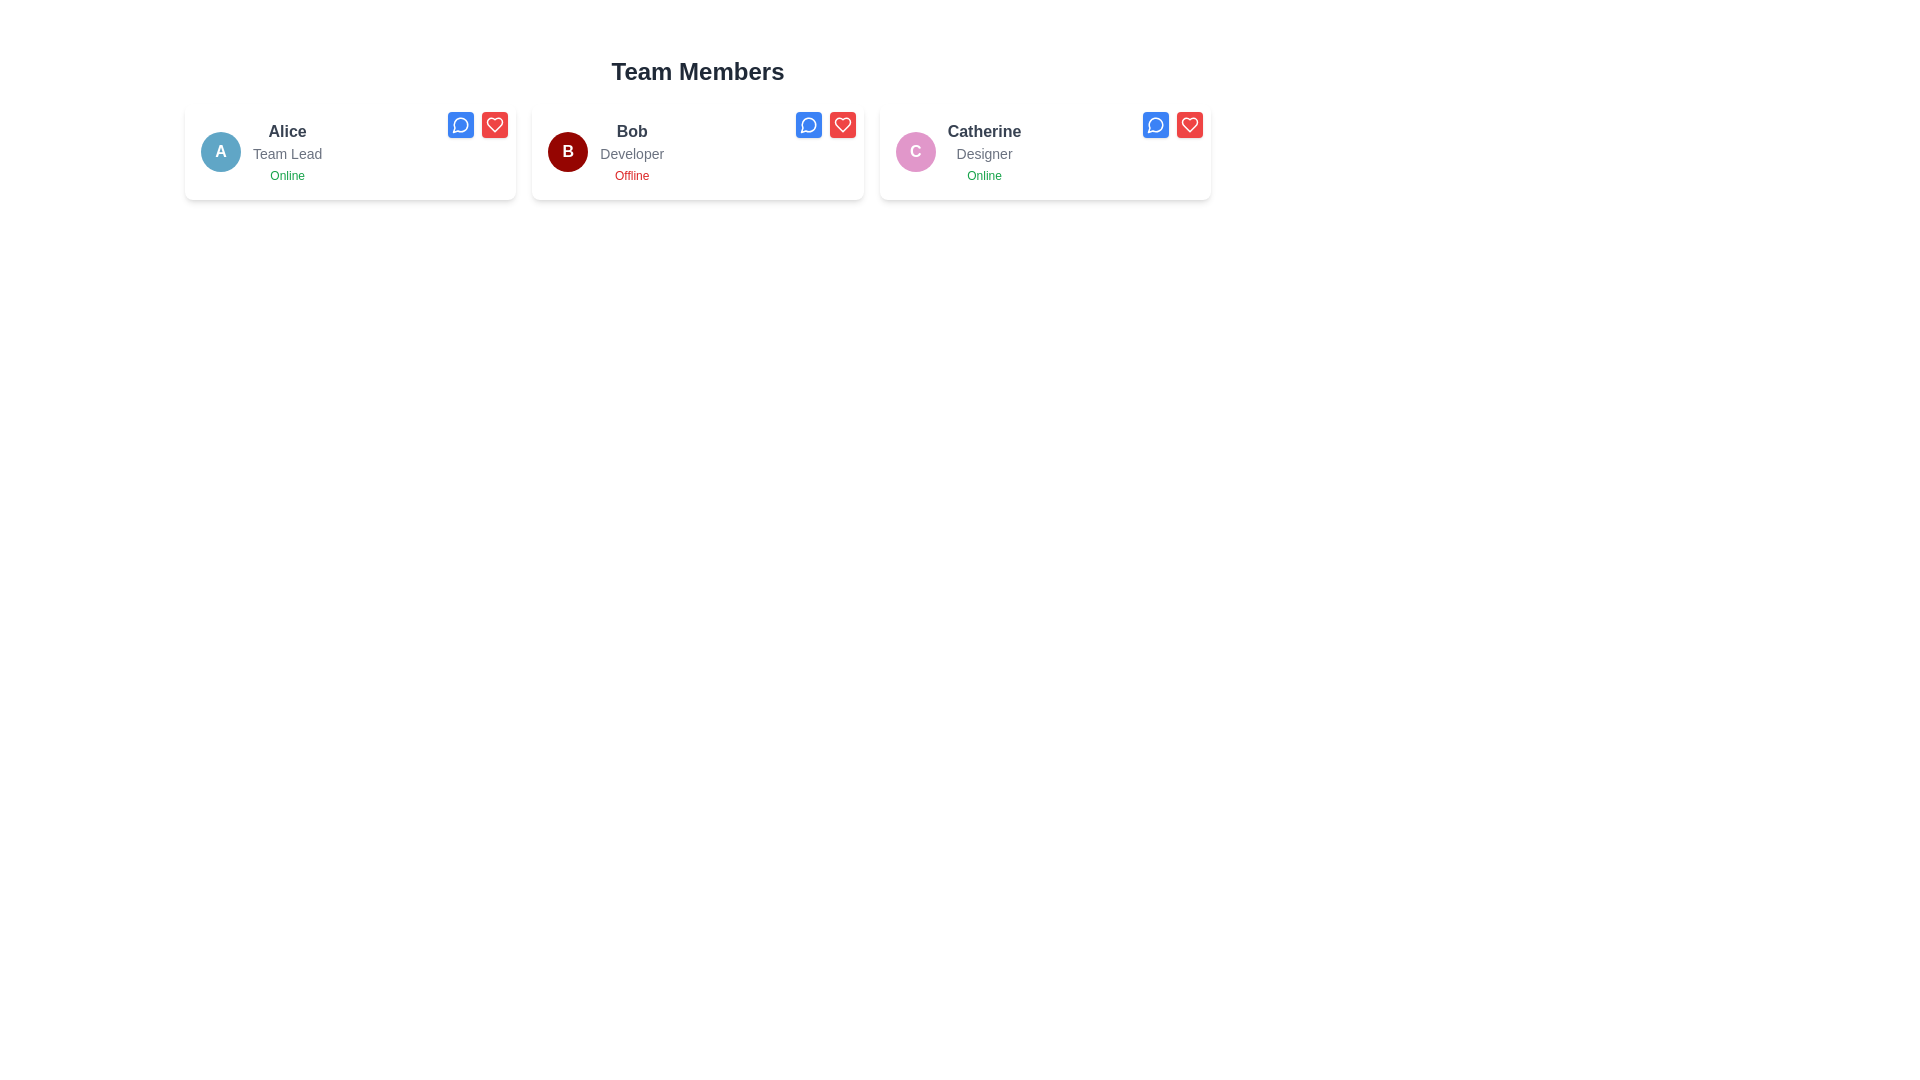  I want to click on the red square button with a white heart icon located at the top-right corner of the 'Catherine Designer' card, so click(1190, 124).